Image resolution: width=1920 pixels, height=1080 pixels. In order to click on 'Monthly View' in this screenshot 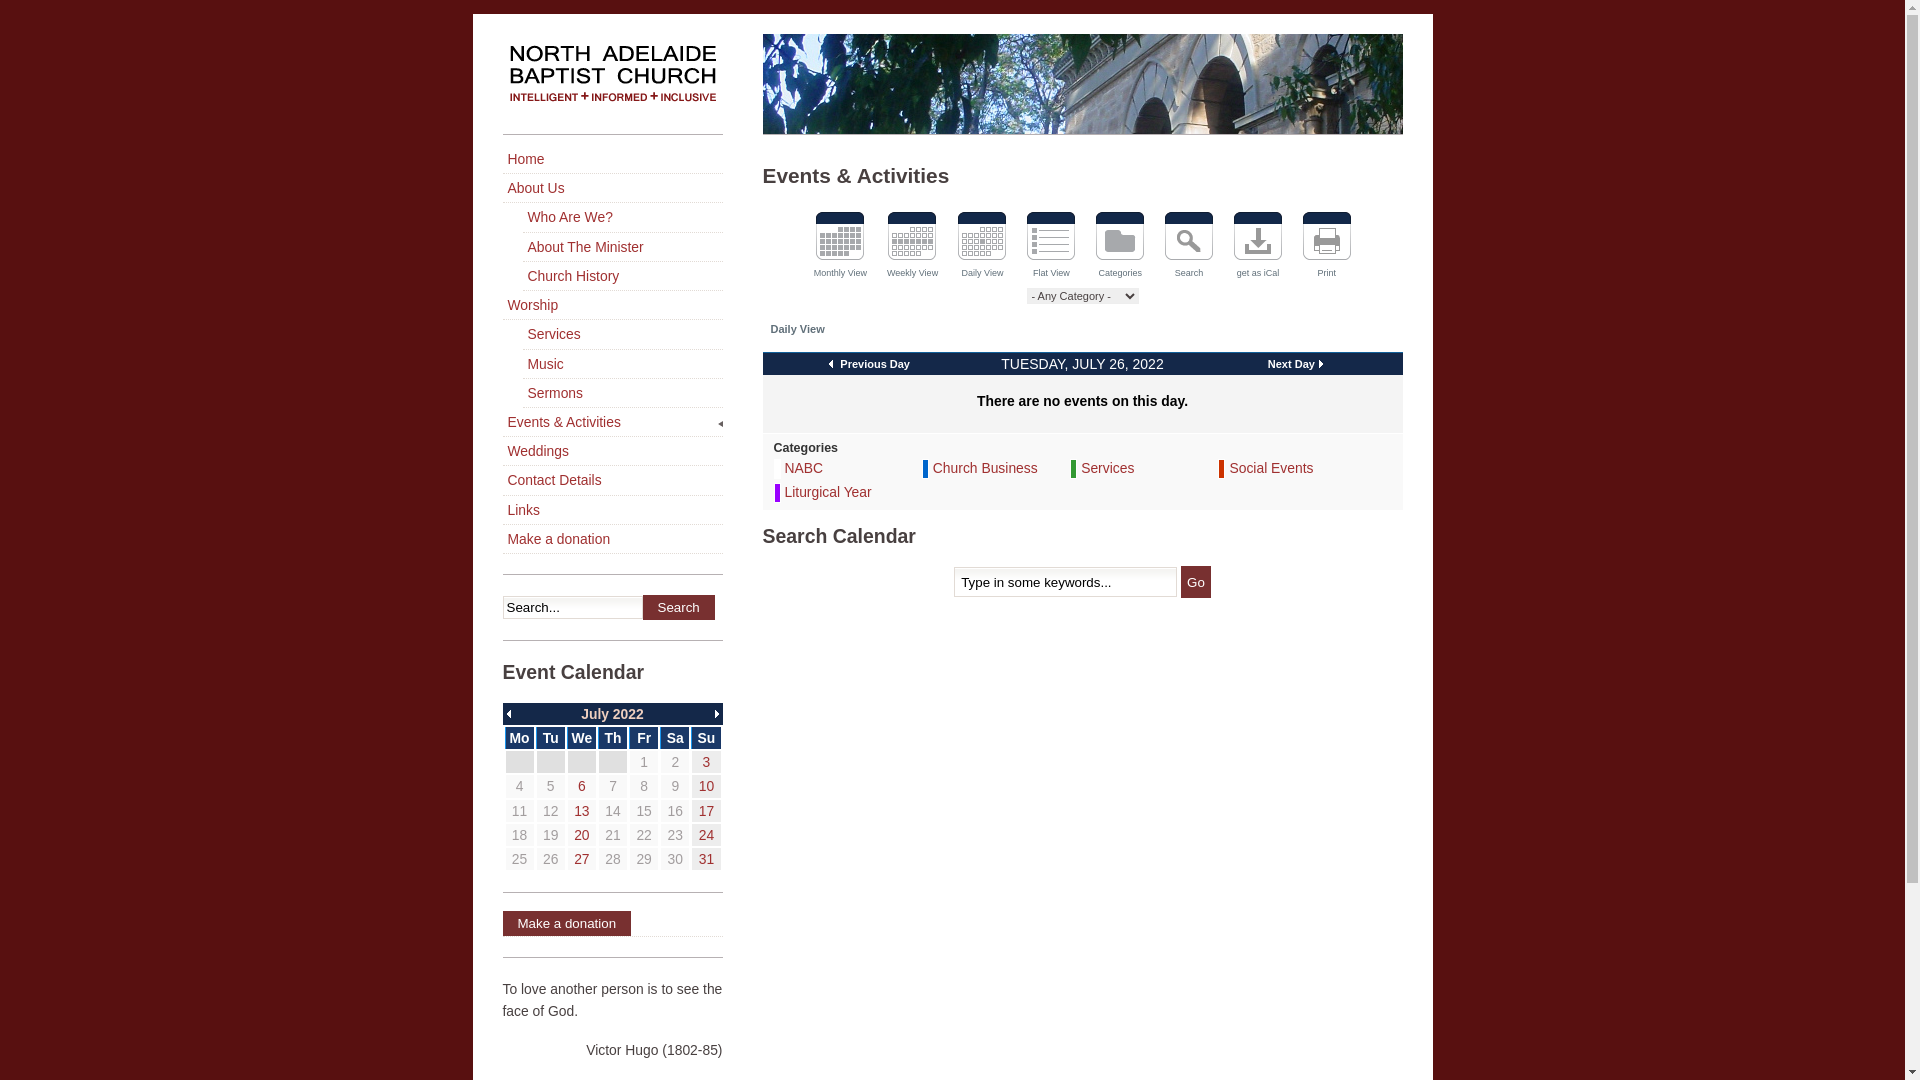, I will do `click(840, 246)`.